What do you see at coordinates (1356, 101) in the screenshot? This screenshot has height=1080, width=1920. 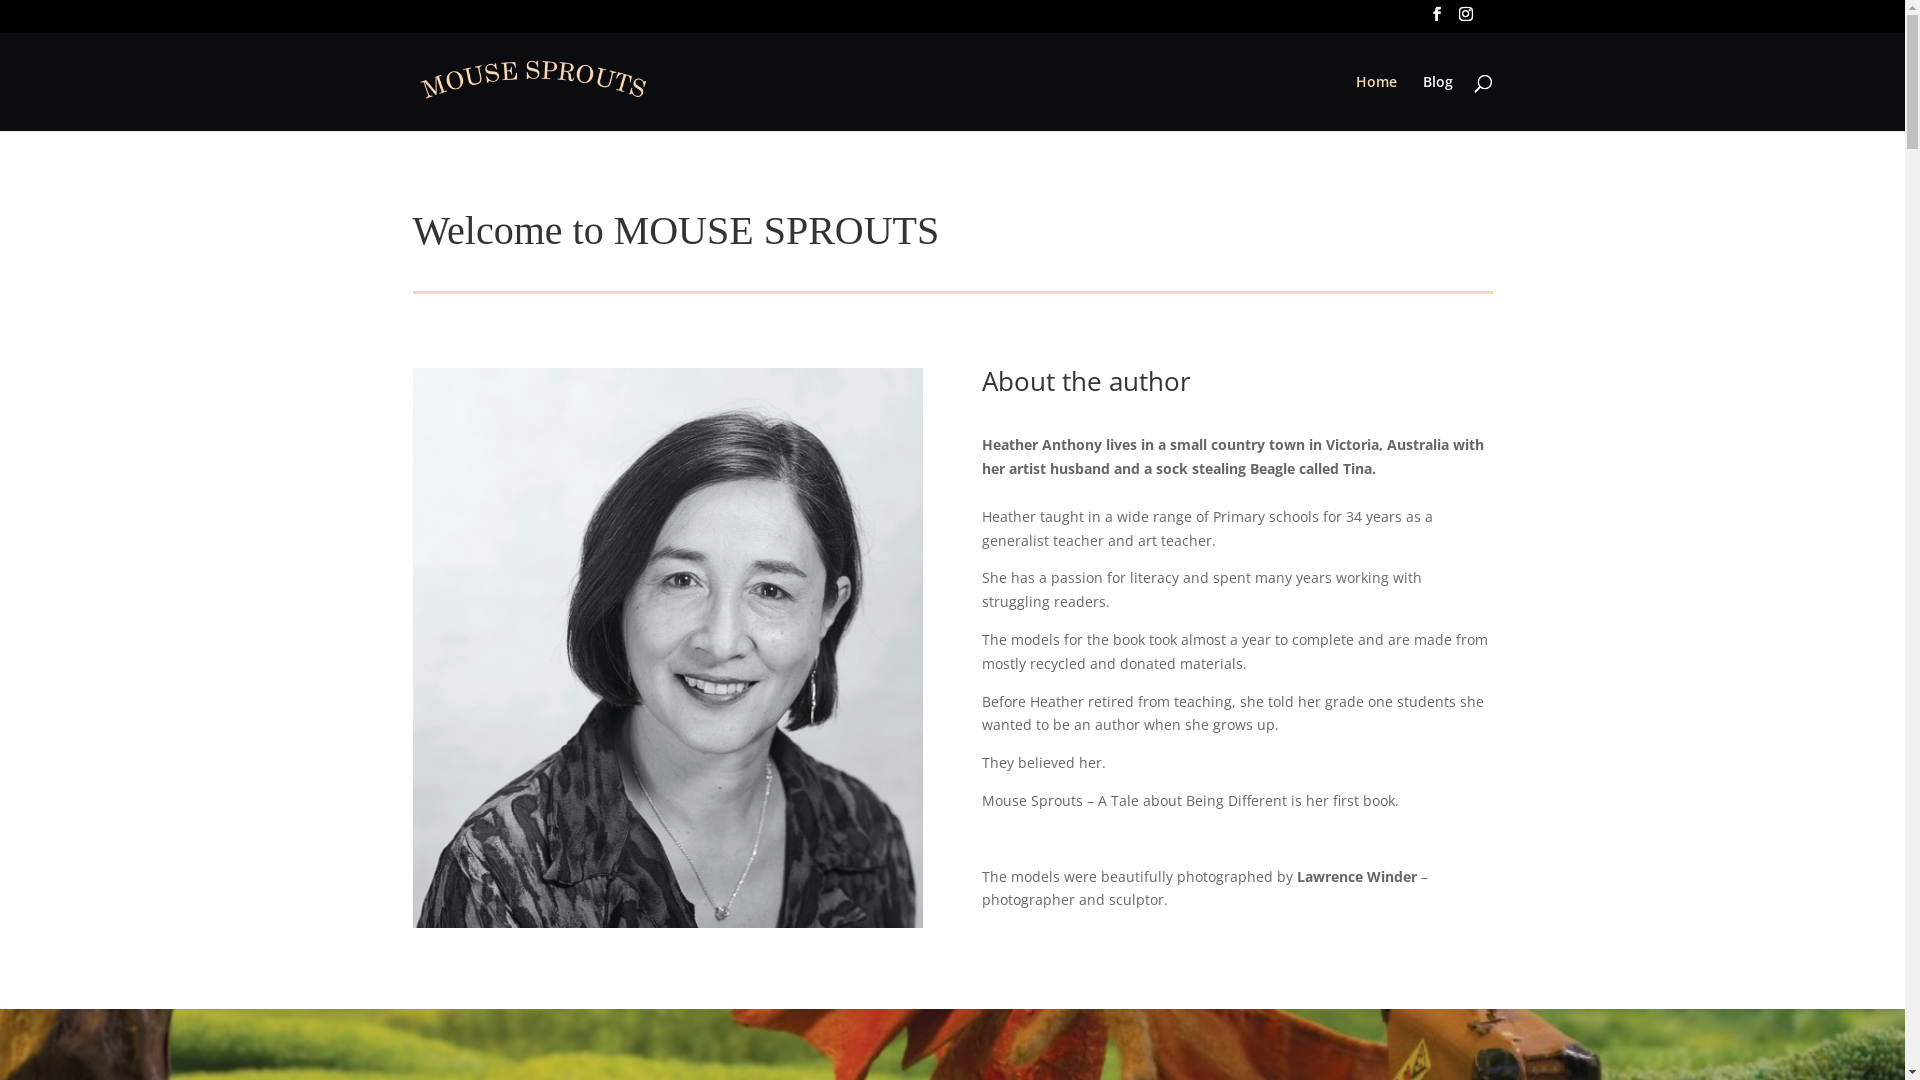 I see `'Home'` at bounding box center [1356, 101].